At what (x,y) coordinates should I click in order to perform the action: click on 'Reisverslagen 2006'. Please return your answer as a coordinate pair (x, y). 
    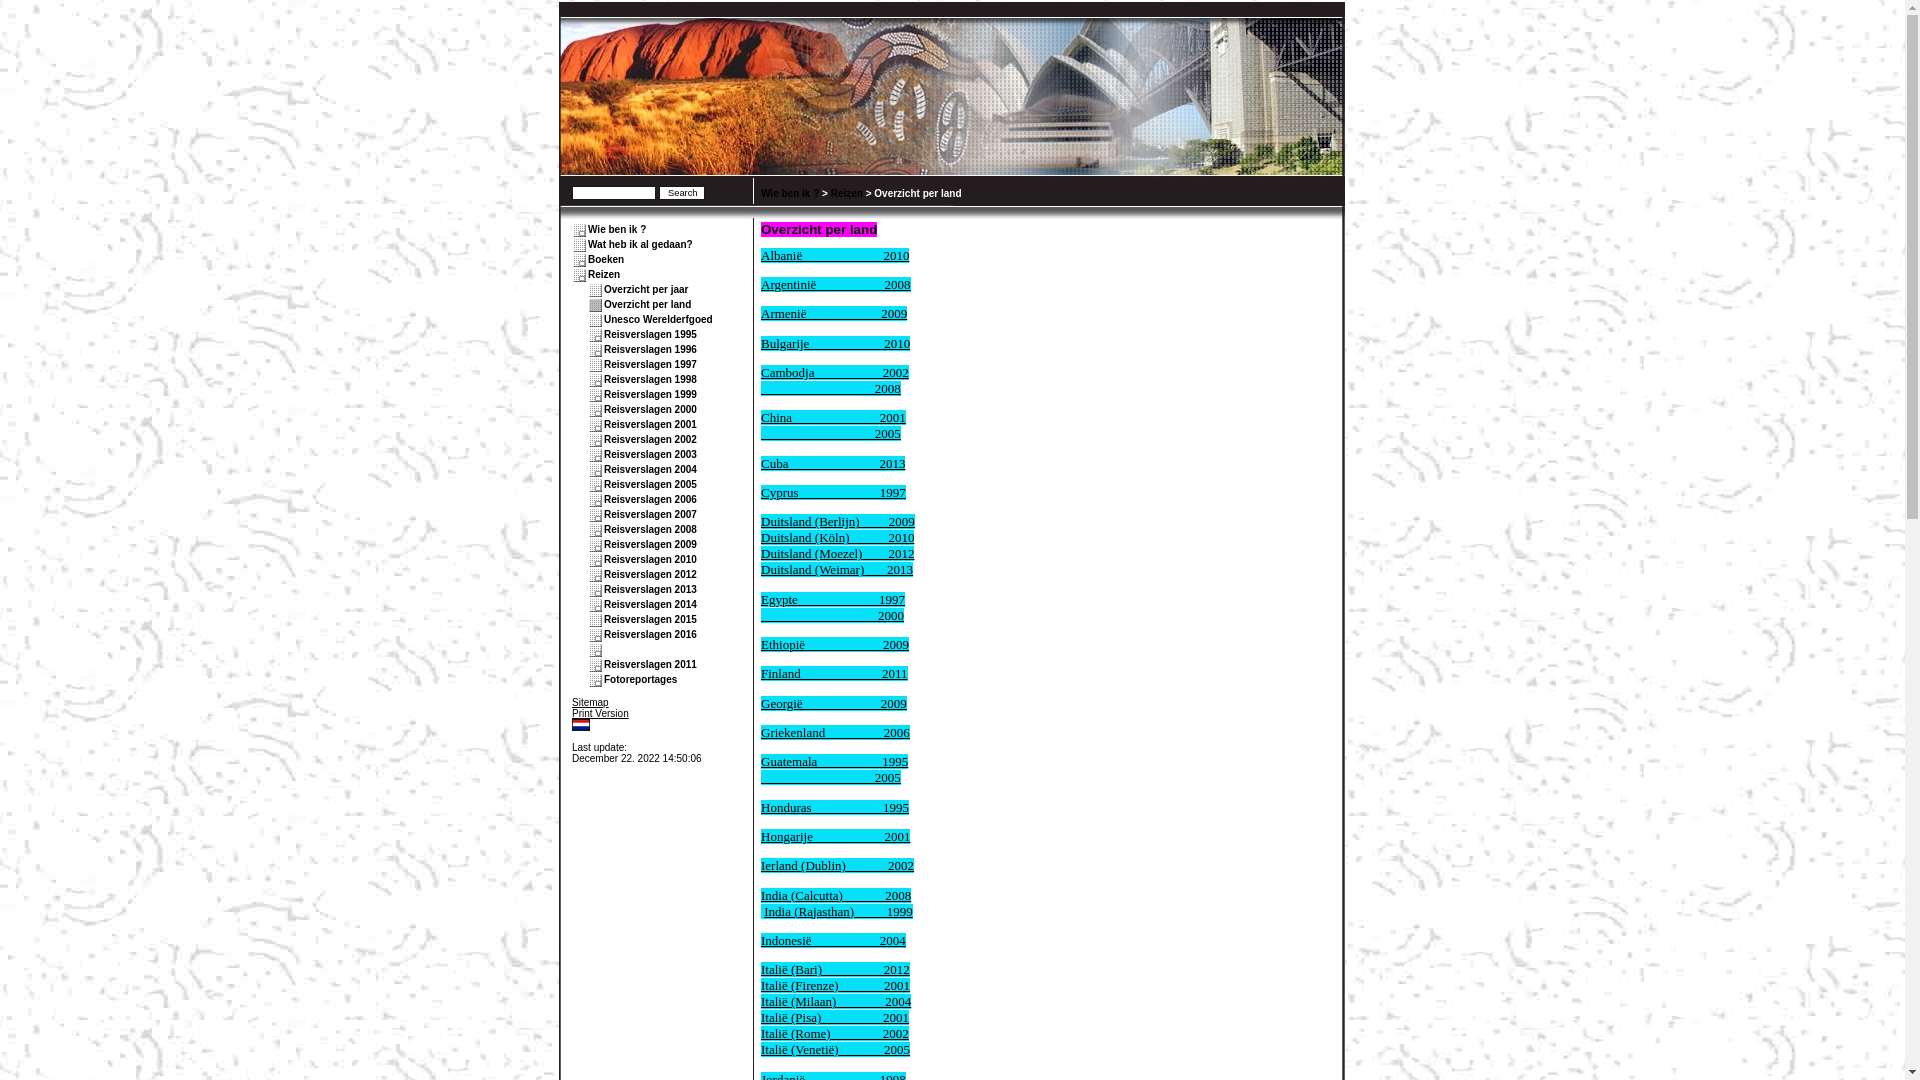
    Looking at the image, I should click on (650, 498).